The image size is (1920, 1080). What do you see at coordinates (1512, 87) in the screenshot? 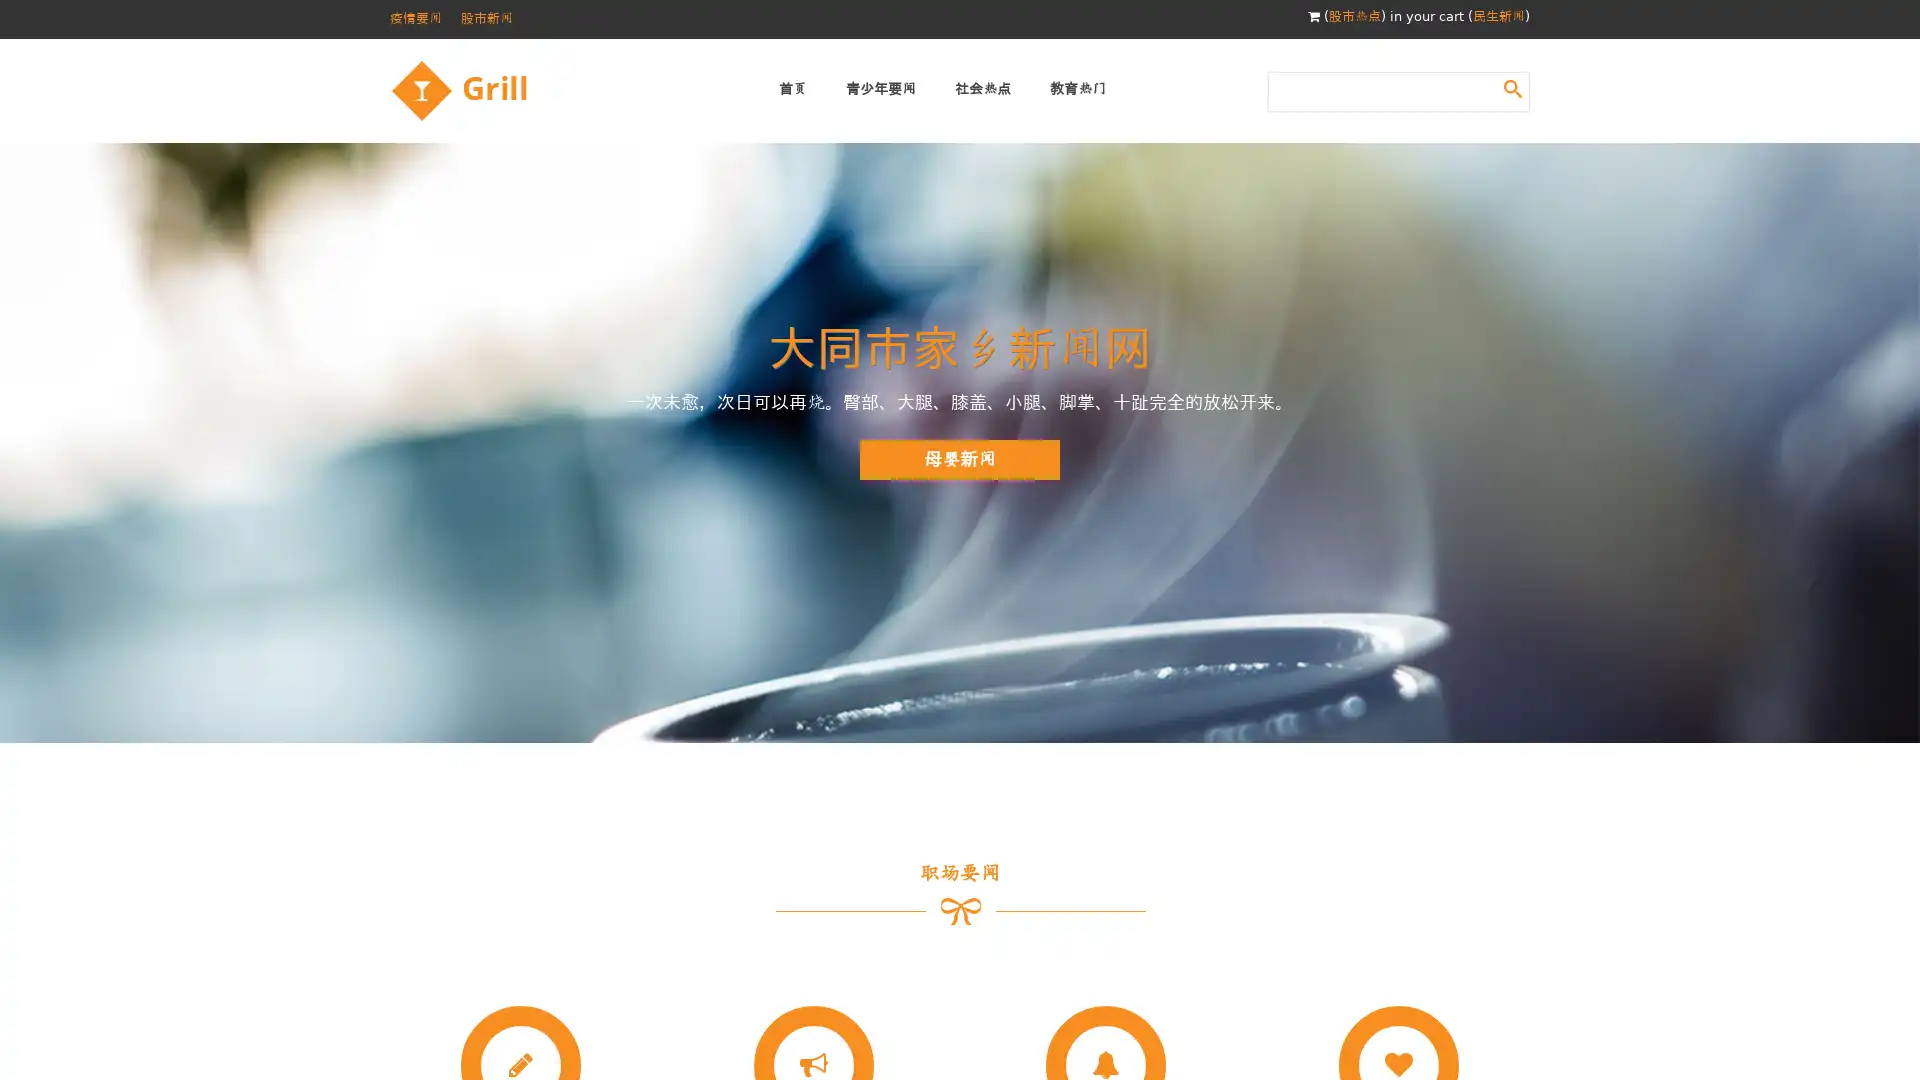
I see `Submit` at bounding box center [1512, 87].